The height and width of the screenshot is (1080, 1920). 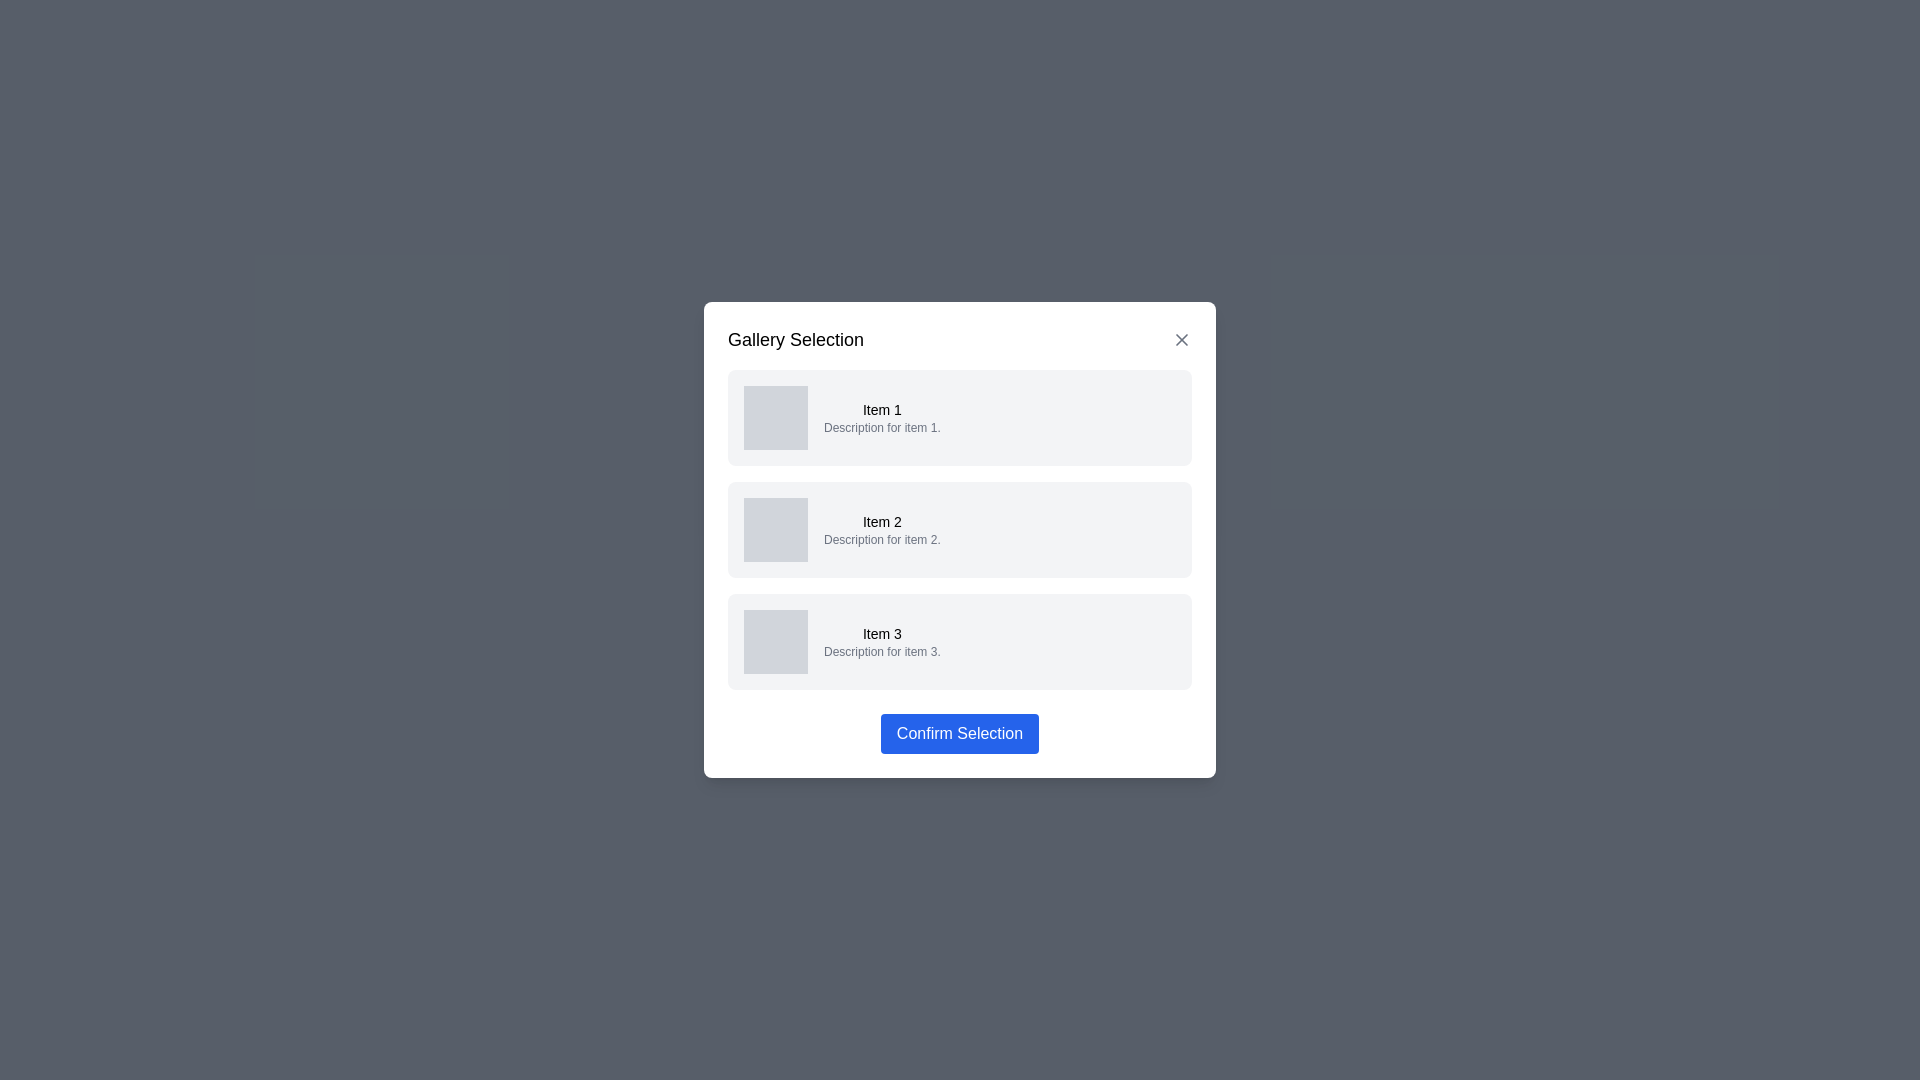 What do you see at coordinates (881, 633) in the screenshot?
I see `the Text Label that identifies the third item in a vertically-aligned list within a modal, positioned above the description text 'Description for item 3.'` at bounding box center [881, 633].